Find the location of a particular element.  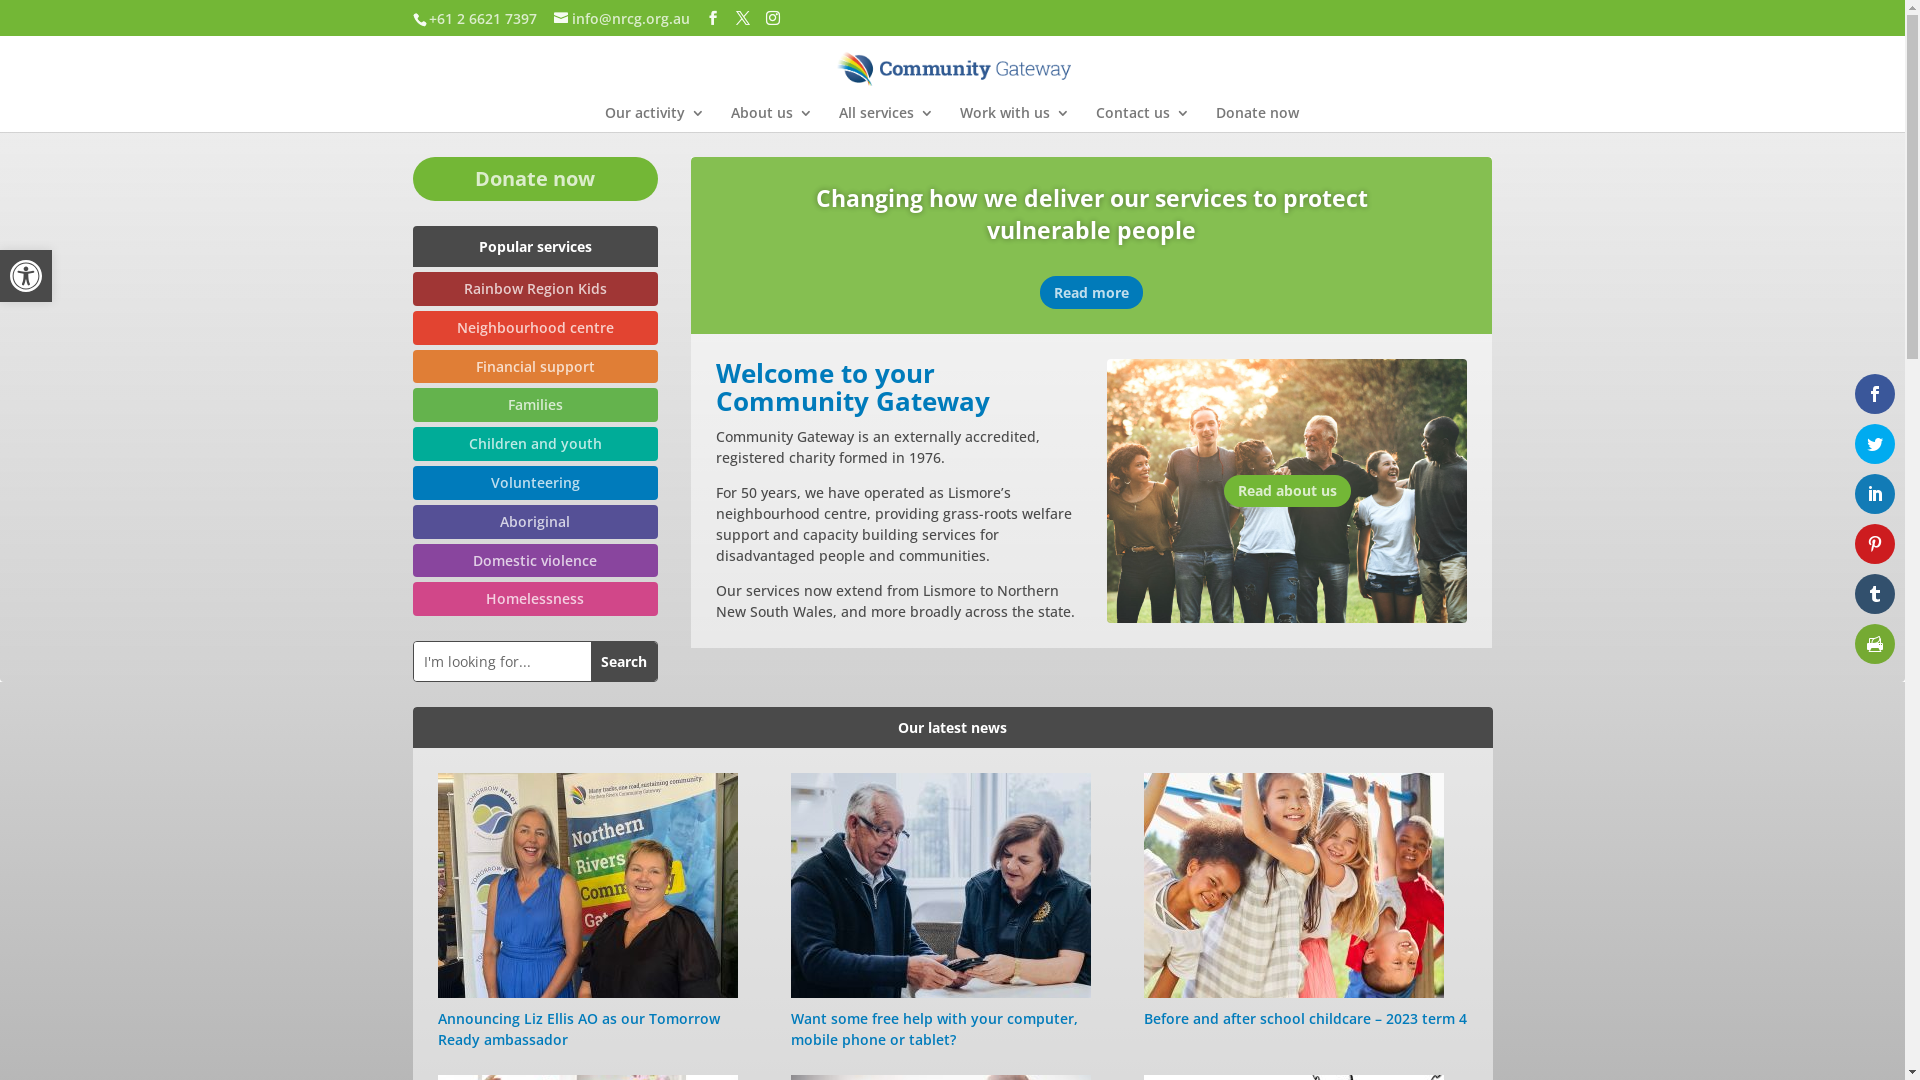

'Read more' is located at coordinates (1040, 292).